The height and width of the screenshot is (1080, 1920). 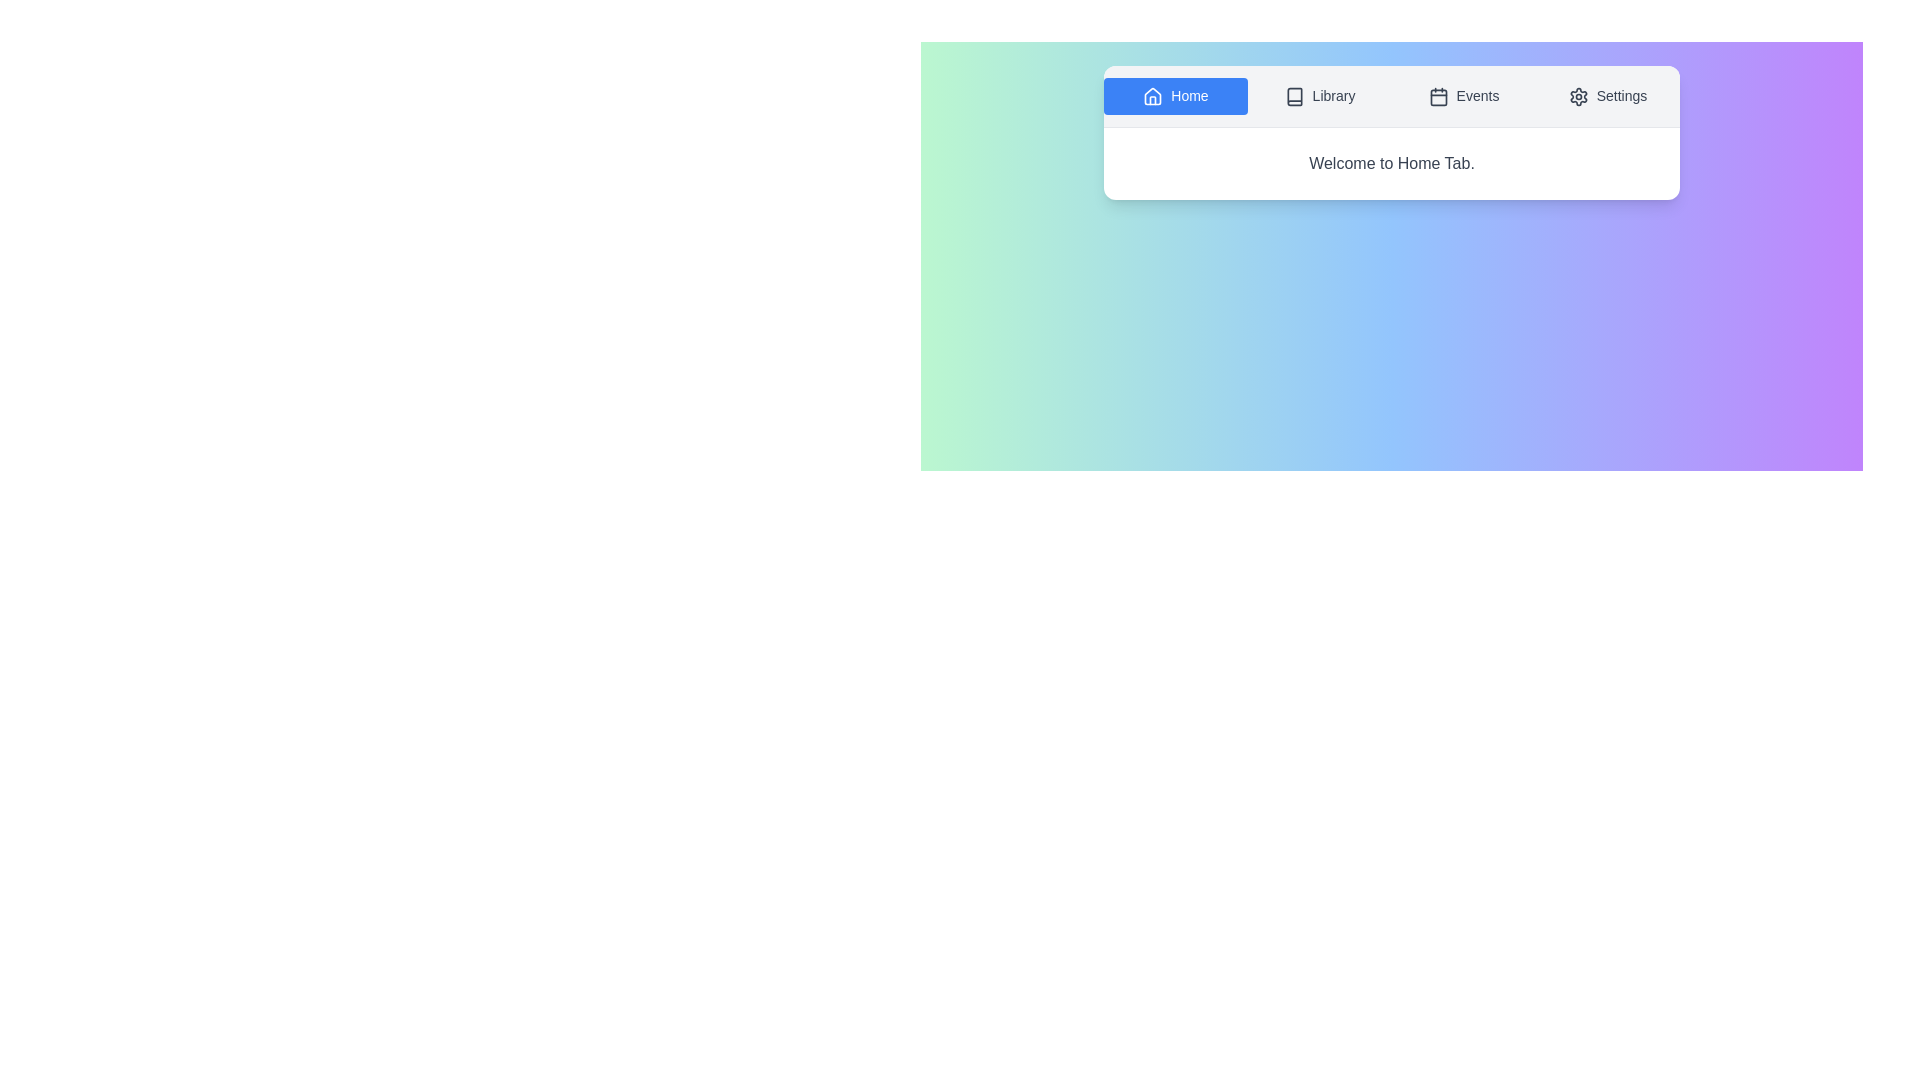 What do you see at coordinates (1464, 96) in the screenshot?
I see `the Navigation Tab labeled 'Events' which features a calendar icon and is the third item in the navigation bar` at bounding box center [1464, 96].